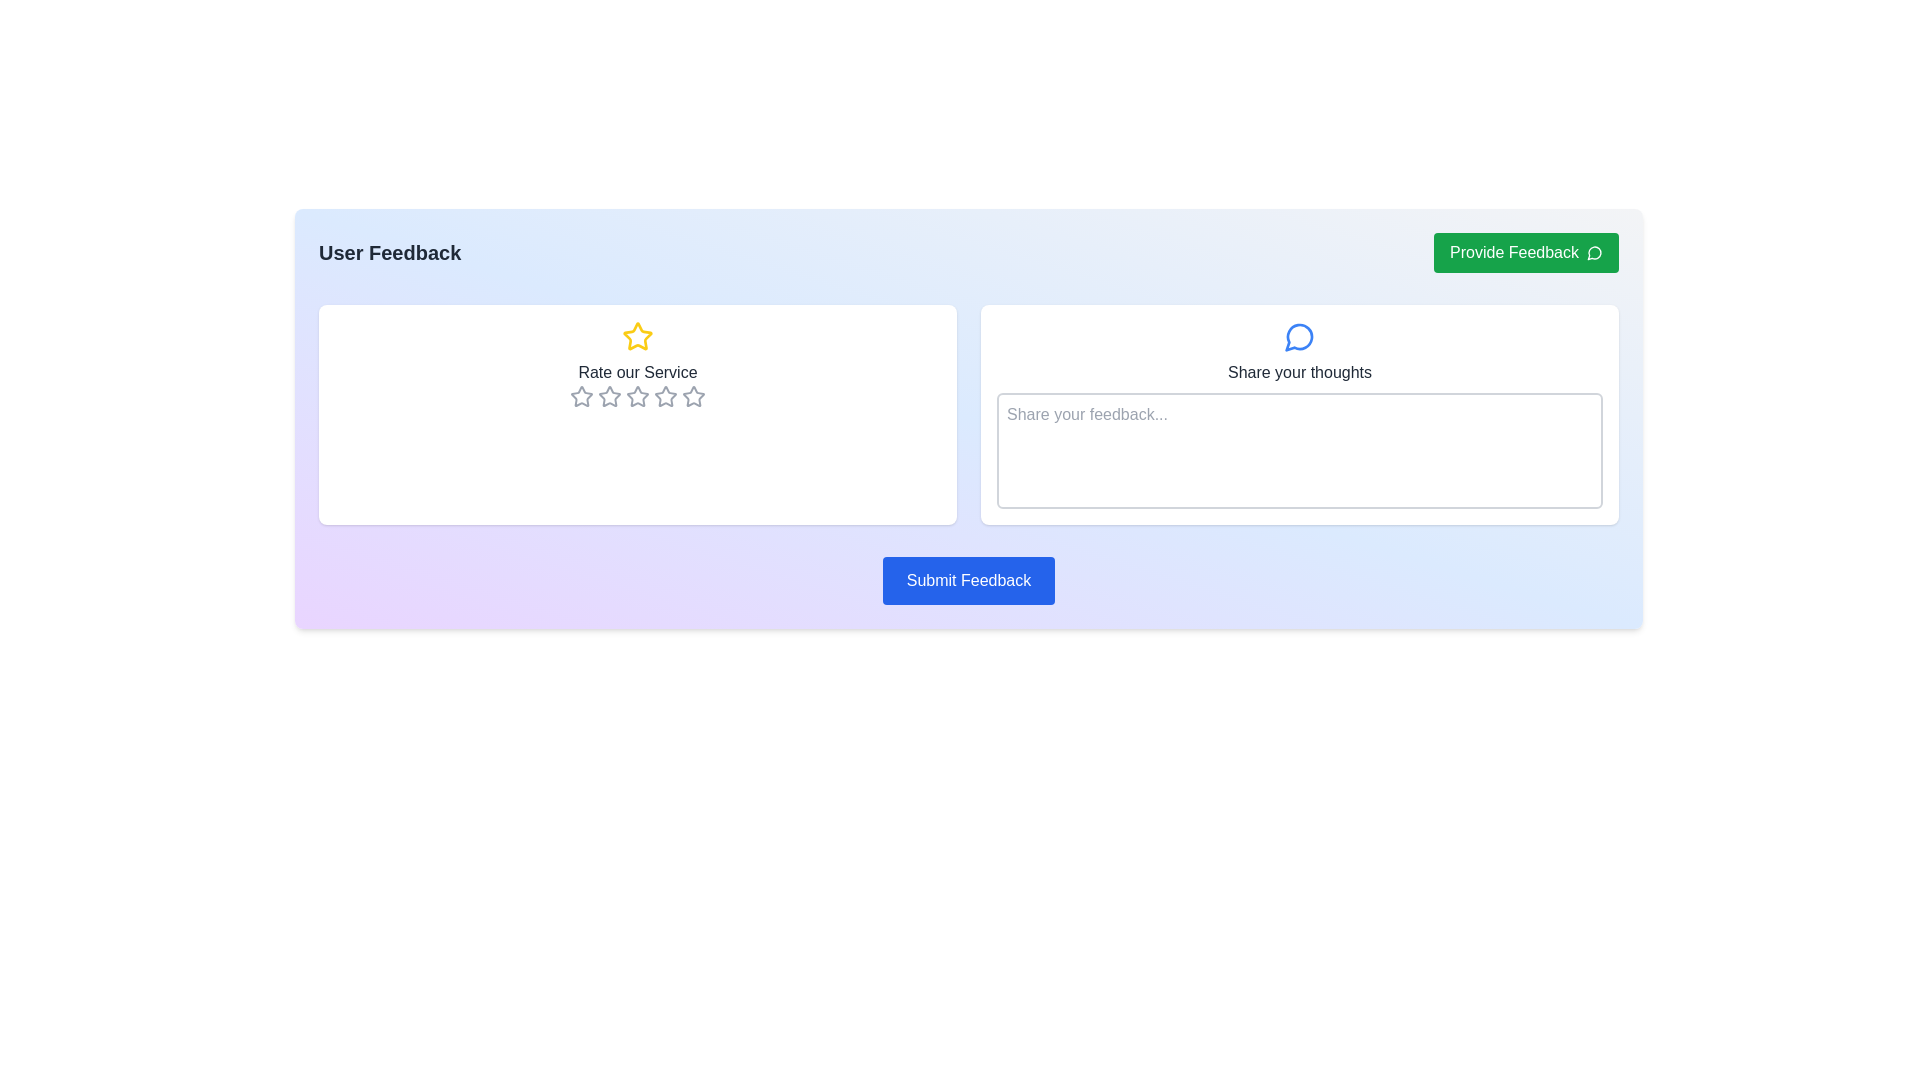 The height and width of the screenshot is (1080, 1920). What do you see at coordinates (580, 397) in the screenshot?
I see `the first star icon in the rating system` at bounding box center [580, 397].